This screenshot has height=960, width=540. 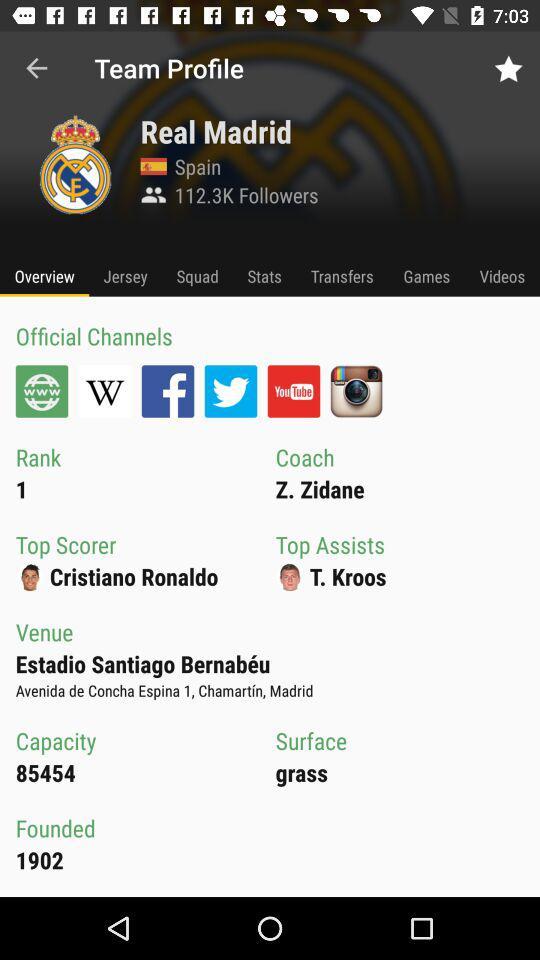 What do you see at coordinates (425, 275) in the screenshot?
I see `the games app` at bounding box center [425, 275].